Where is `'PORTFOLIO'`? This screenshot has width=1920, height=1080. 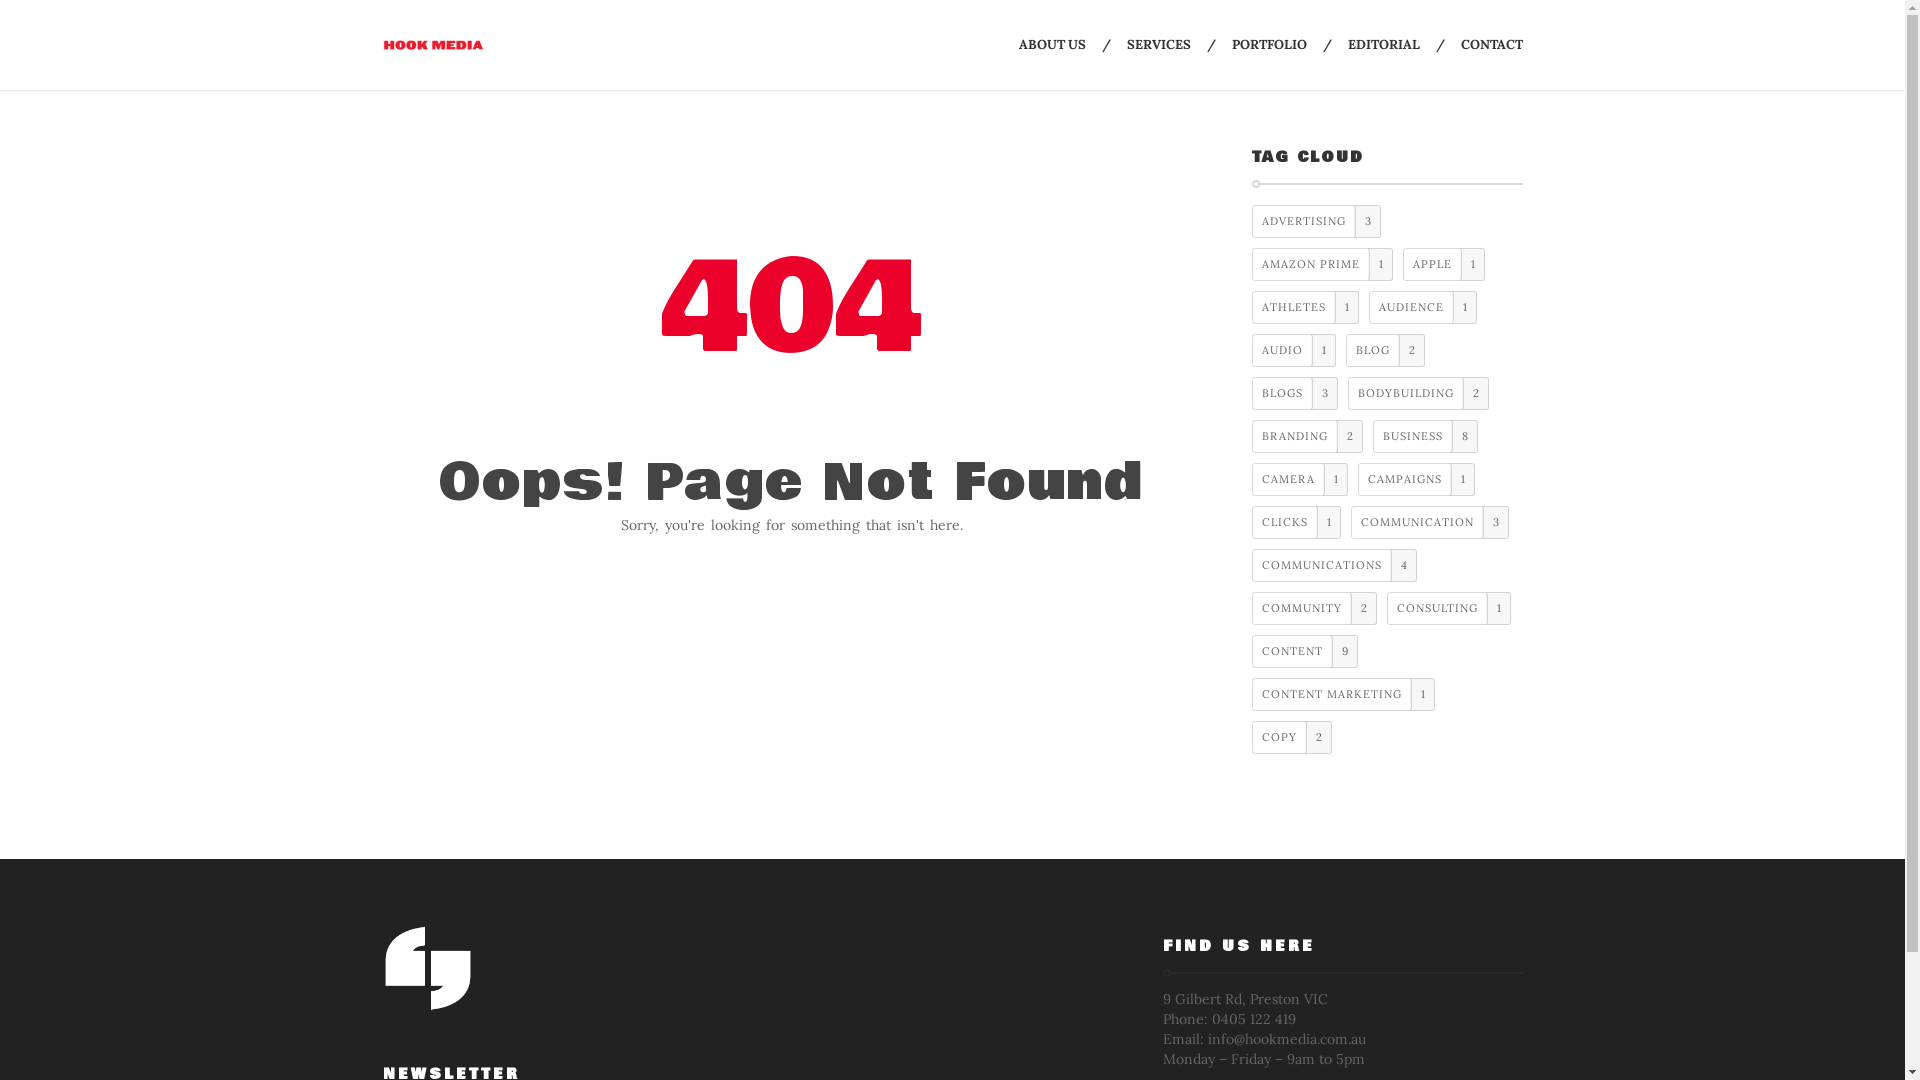
'PORTFOLIO' is located at coordinates (1268, 45).